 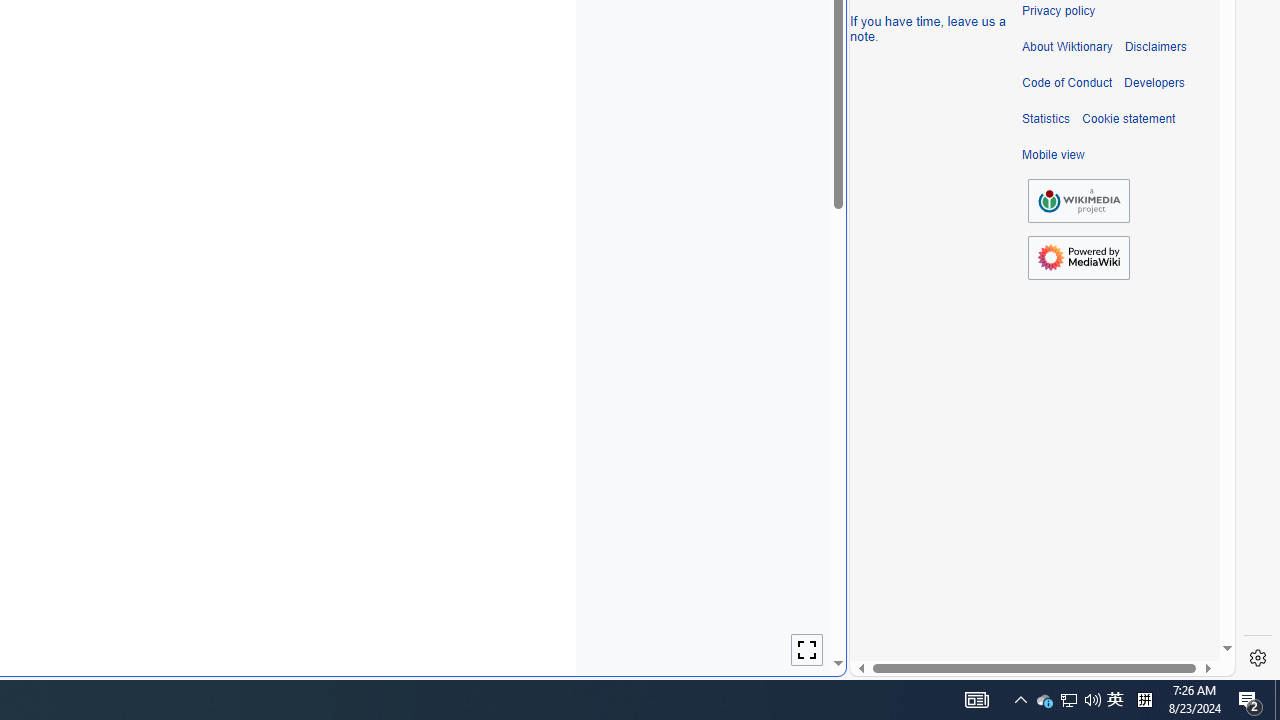 What do you see at coordinates (1155, 46) in the screenshot?
I see `'Disclaimers'` at bounding box center [1155, 46].